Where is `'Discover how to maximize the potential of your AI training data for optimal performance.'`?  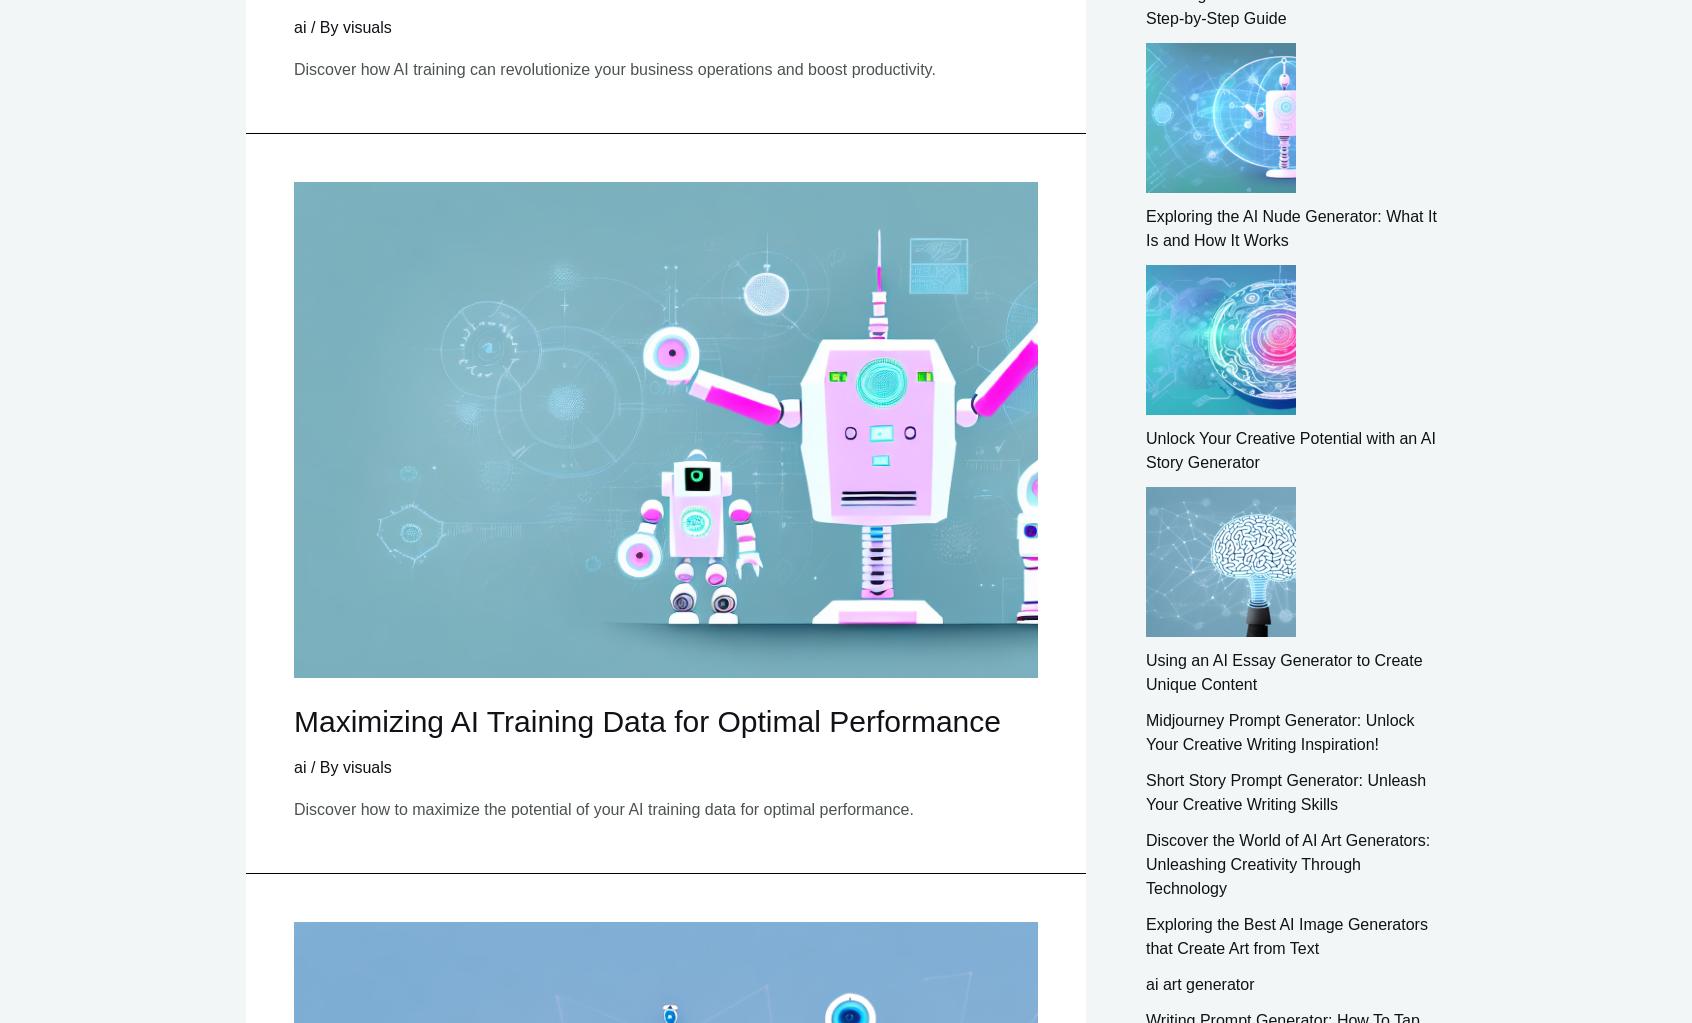
'Discover how to maximize the potential of your AI training data for optimal performance.' is located at coordinates (293, 809).